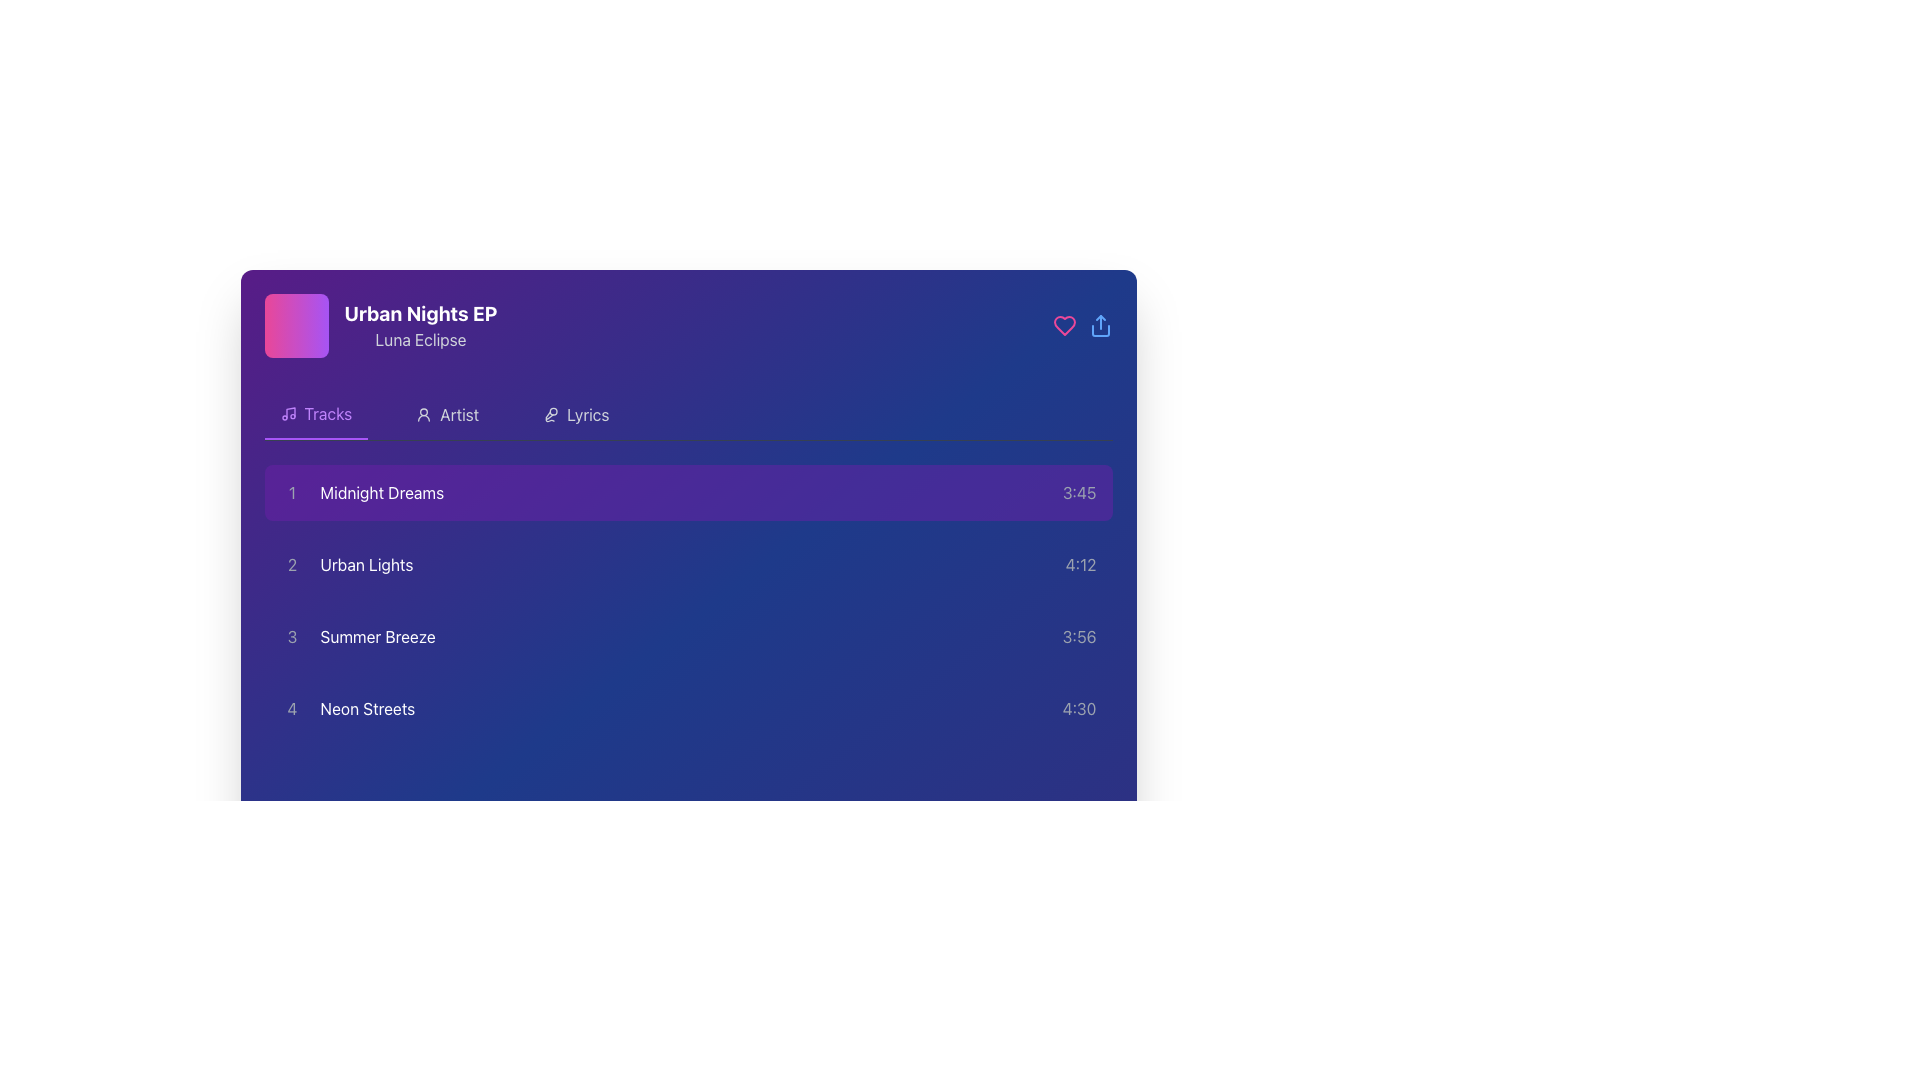  What do you see at coordinates (366, 564) in the screenshot?
I see `the static text display containing the text 'Urban Lights', which is the second item in the list of song names, aligned to the right of the numbering '2'` at bounding box center [366, 564].